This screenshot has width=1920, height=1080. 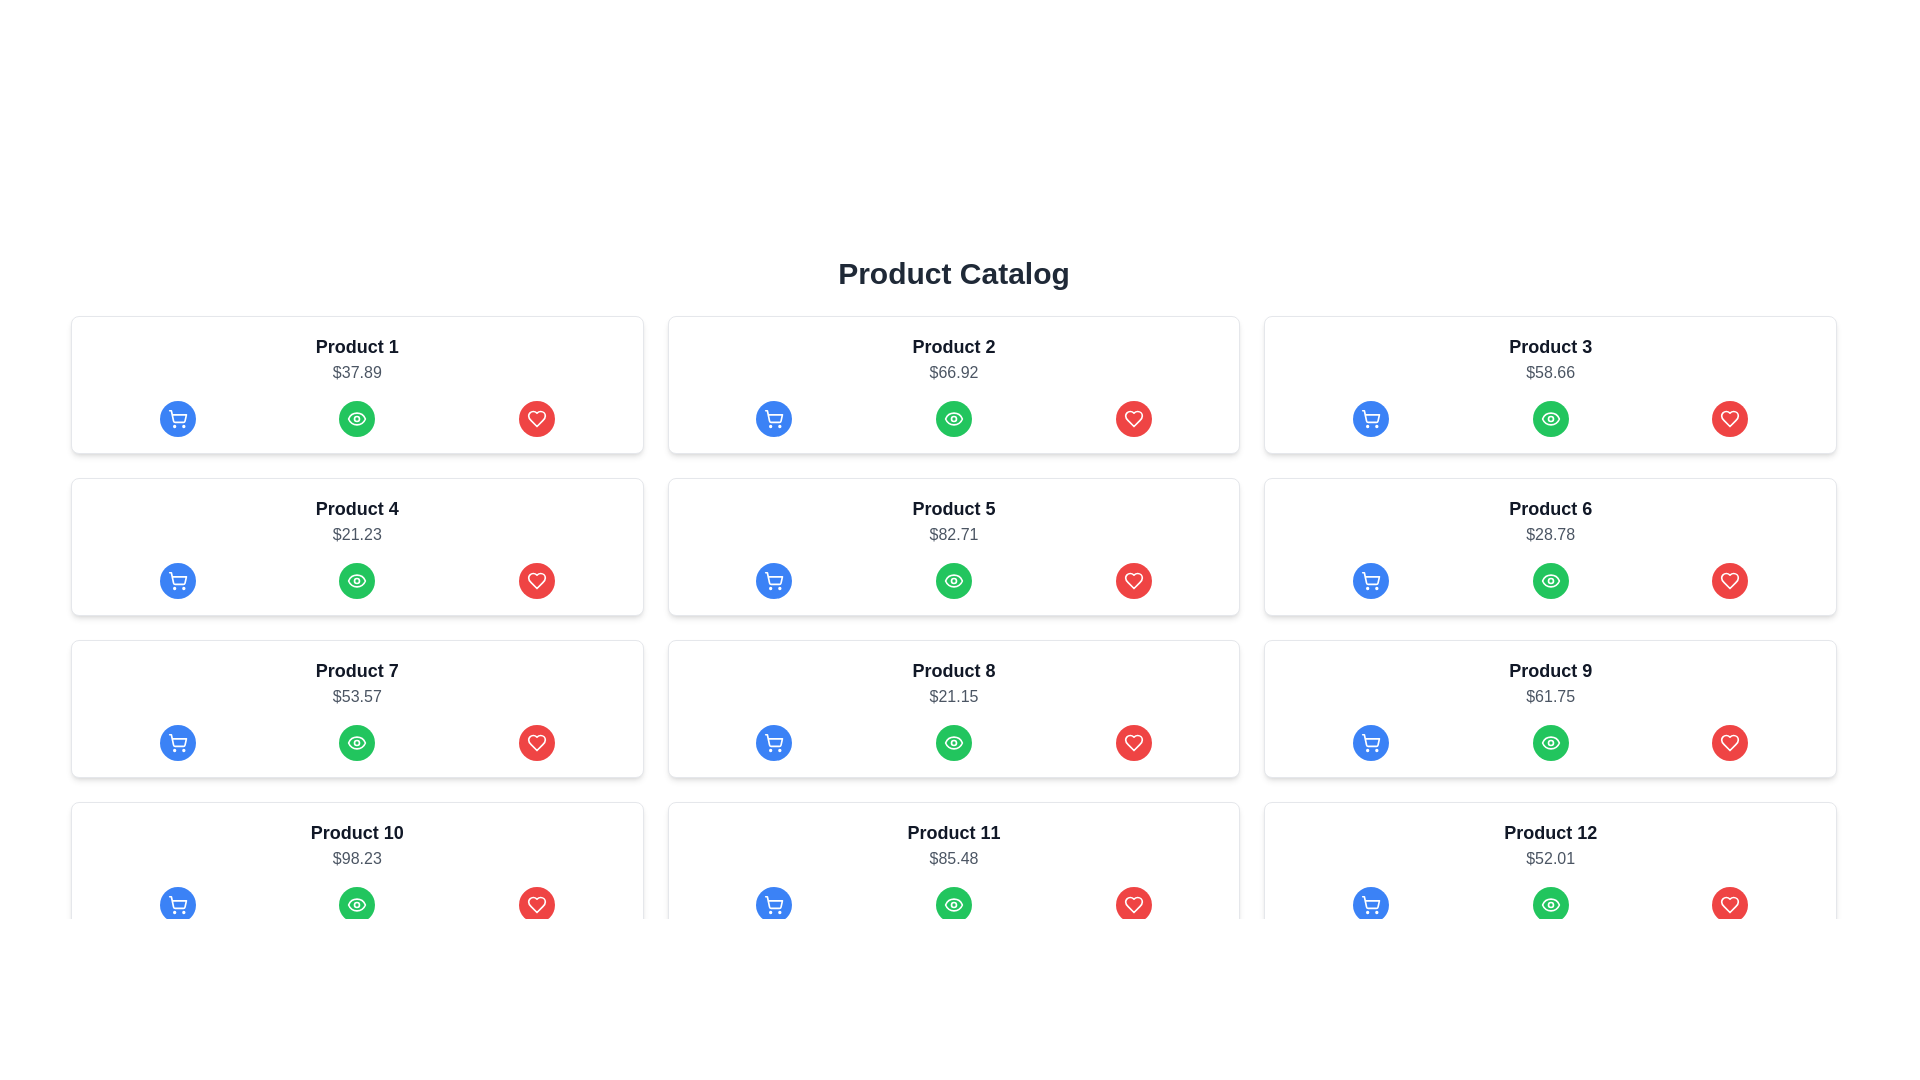 I want to click on the blue circular button with a white shopping cart icon to change its background color, so click(x=773, y=418).